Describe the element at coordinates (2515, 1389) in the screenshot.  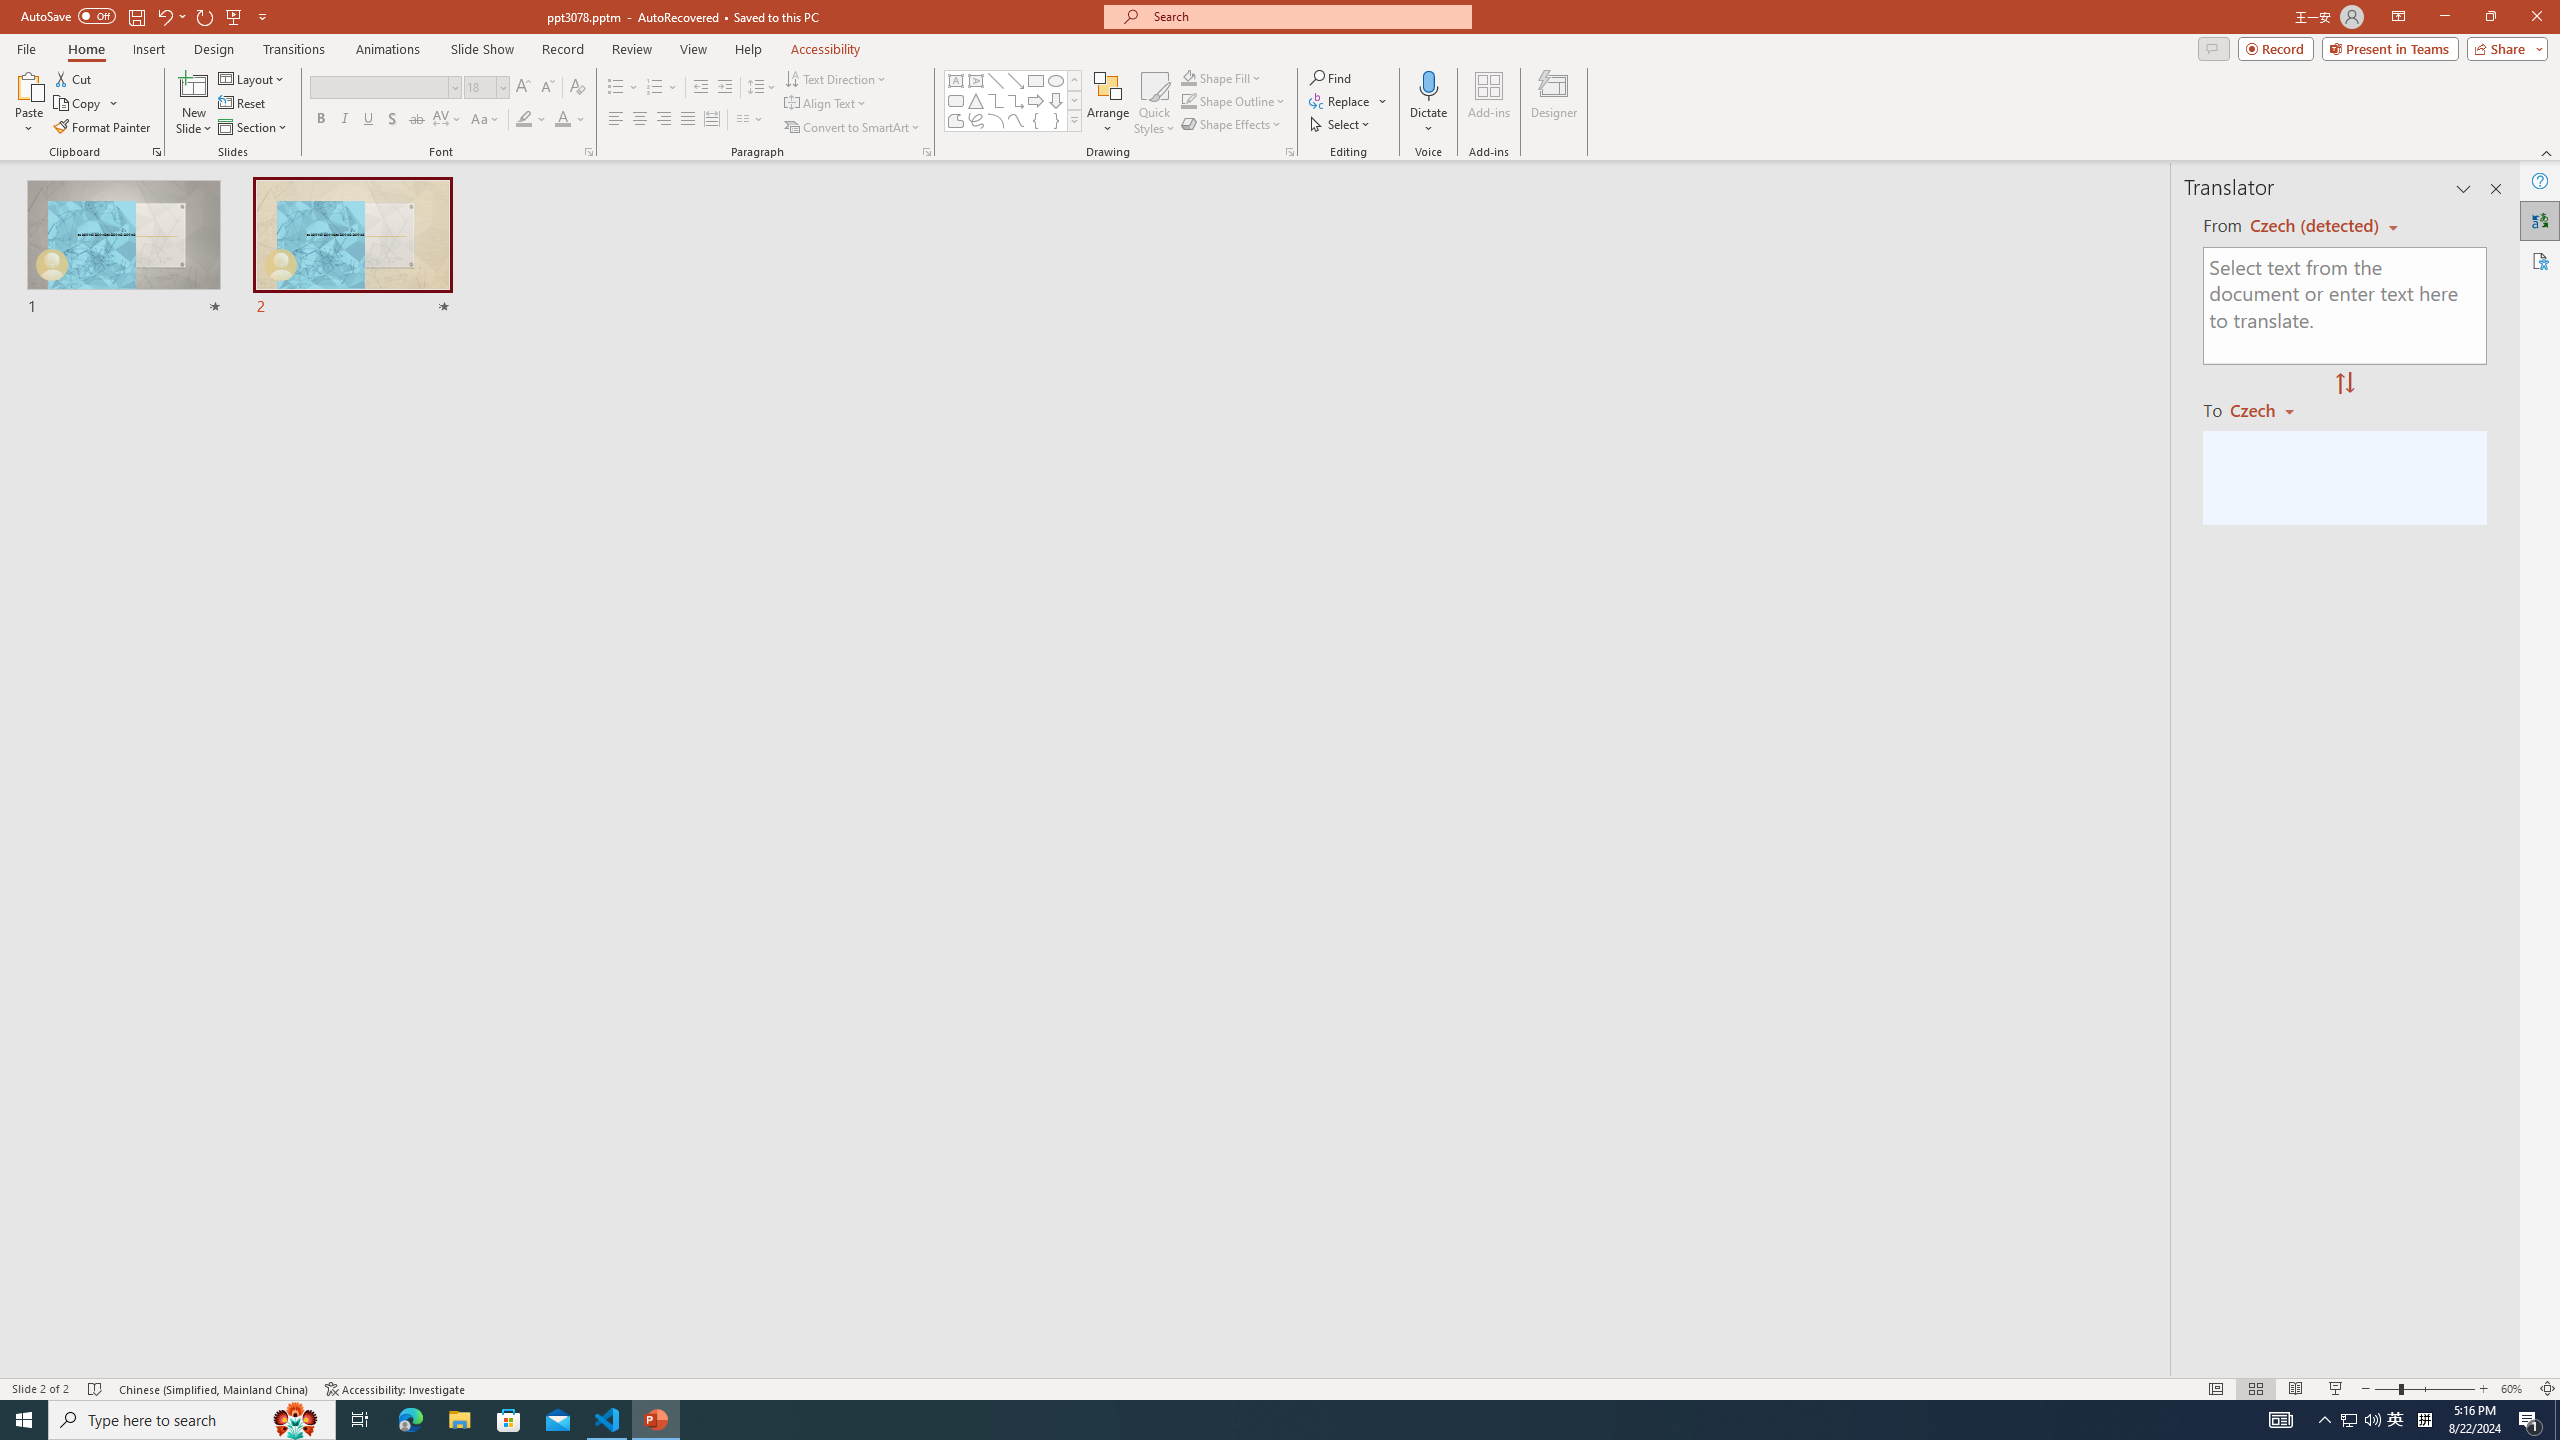
I see `'Zoom 60%'` at that location.